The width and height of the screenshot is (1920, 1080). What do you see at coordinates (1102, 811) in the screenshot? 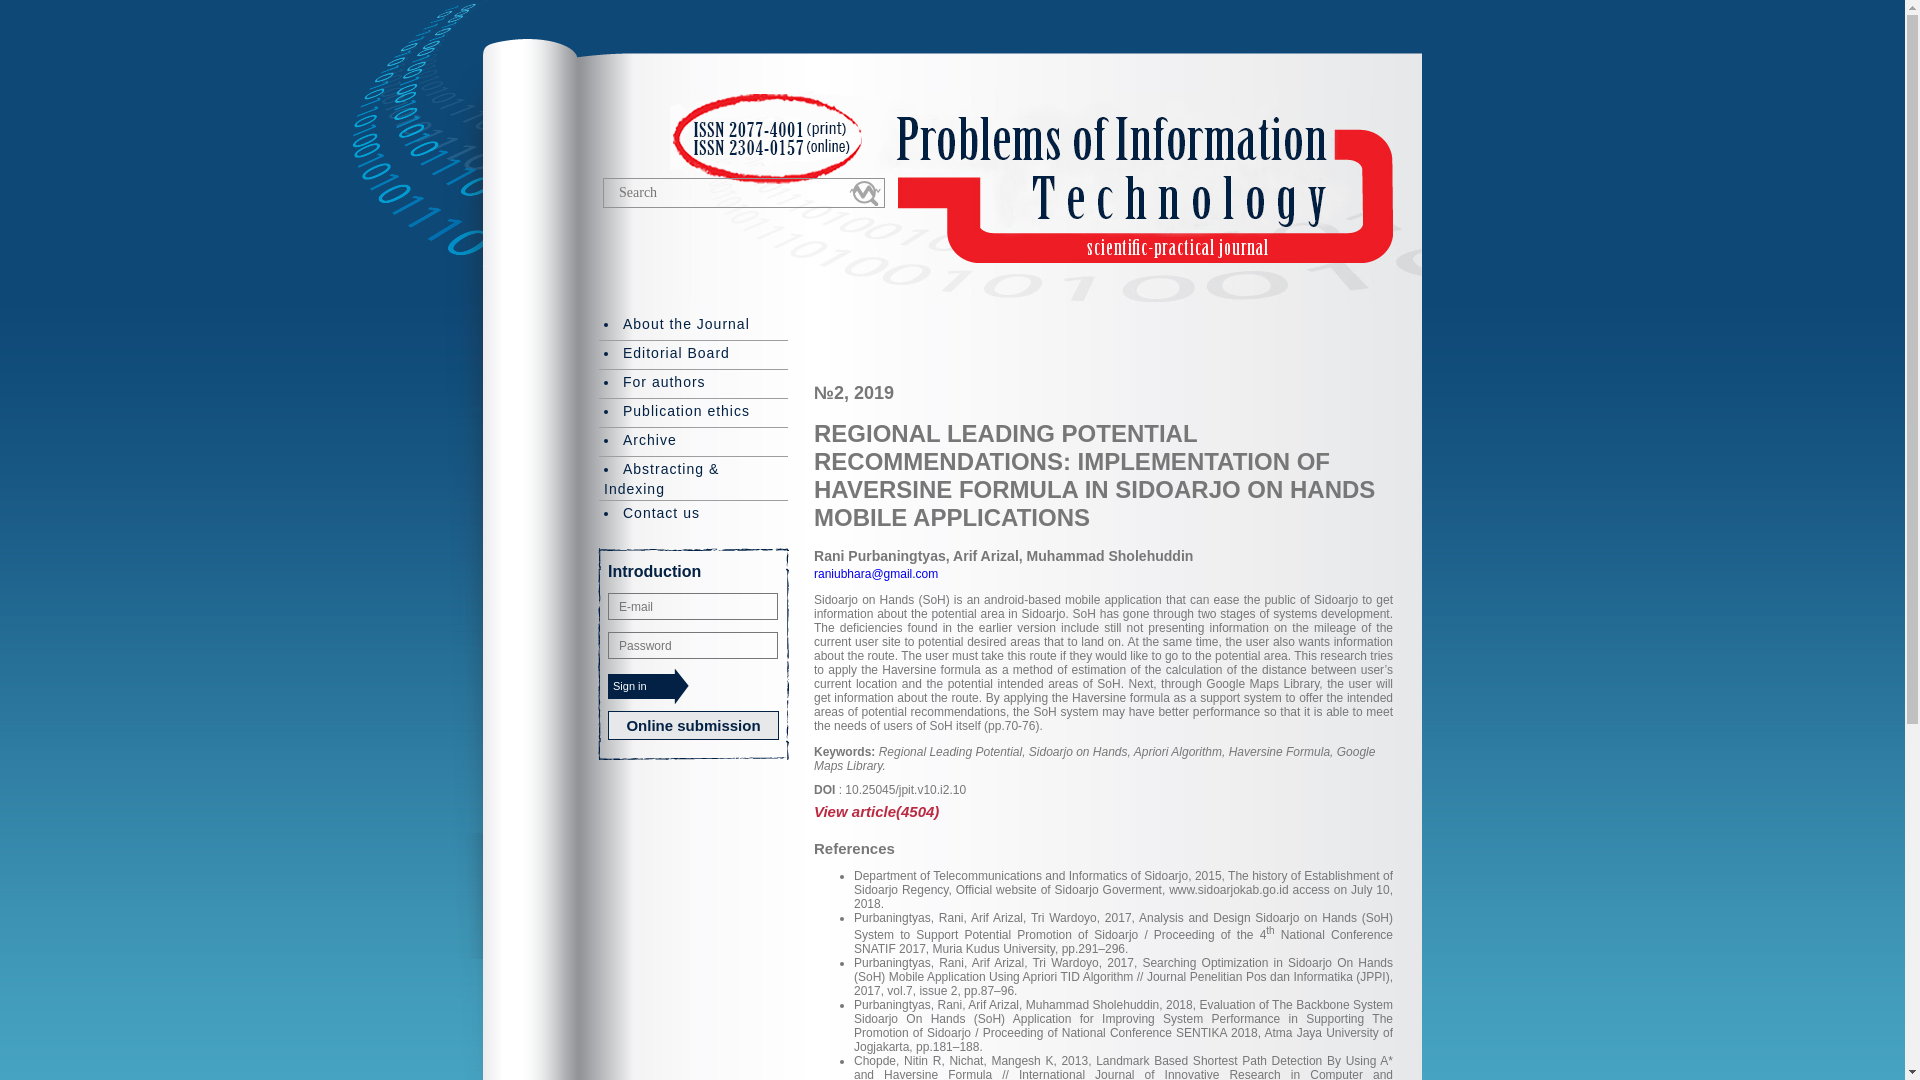
I see `'View article(4504)'` at bounding box center [1102, 811].